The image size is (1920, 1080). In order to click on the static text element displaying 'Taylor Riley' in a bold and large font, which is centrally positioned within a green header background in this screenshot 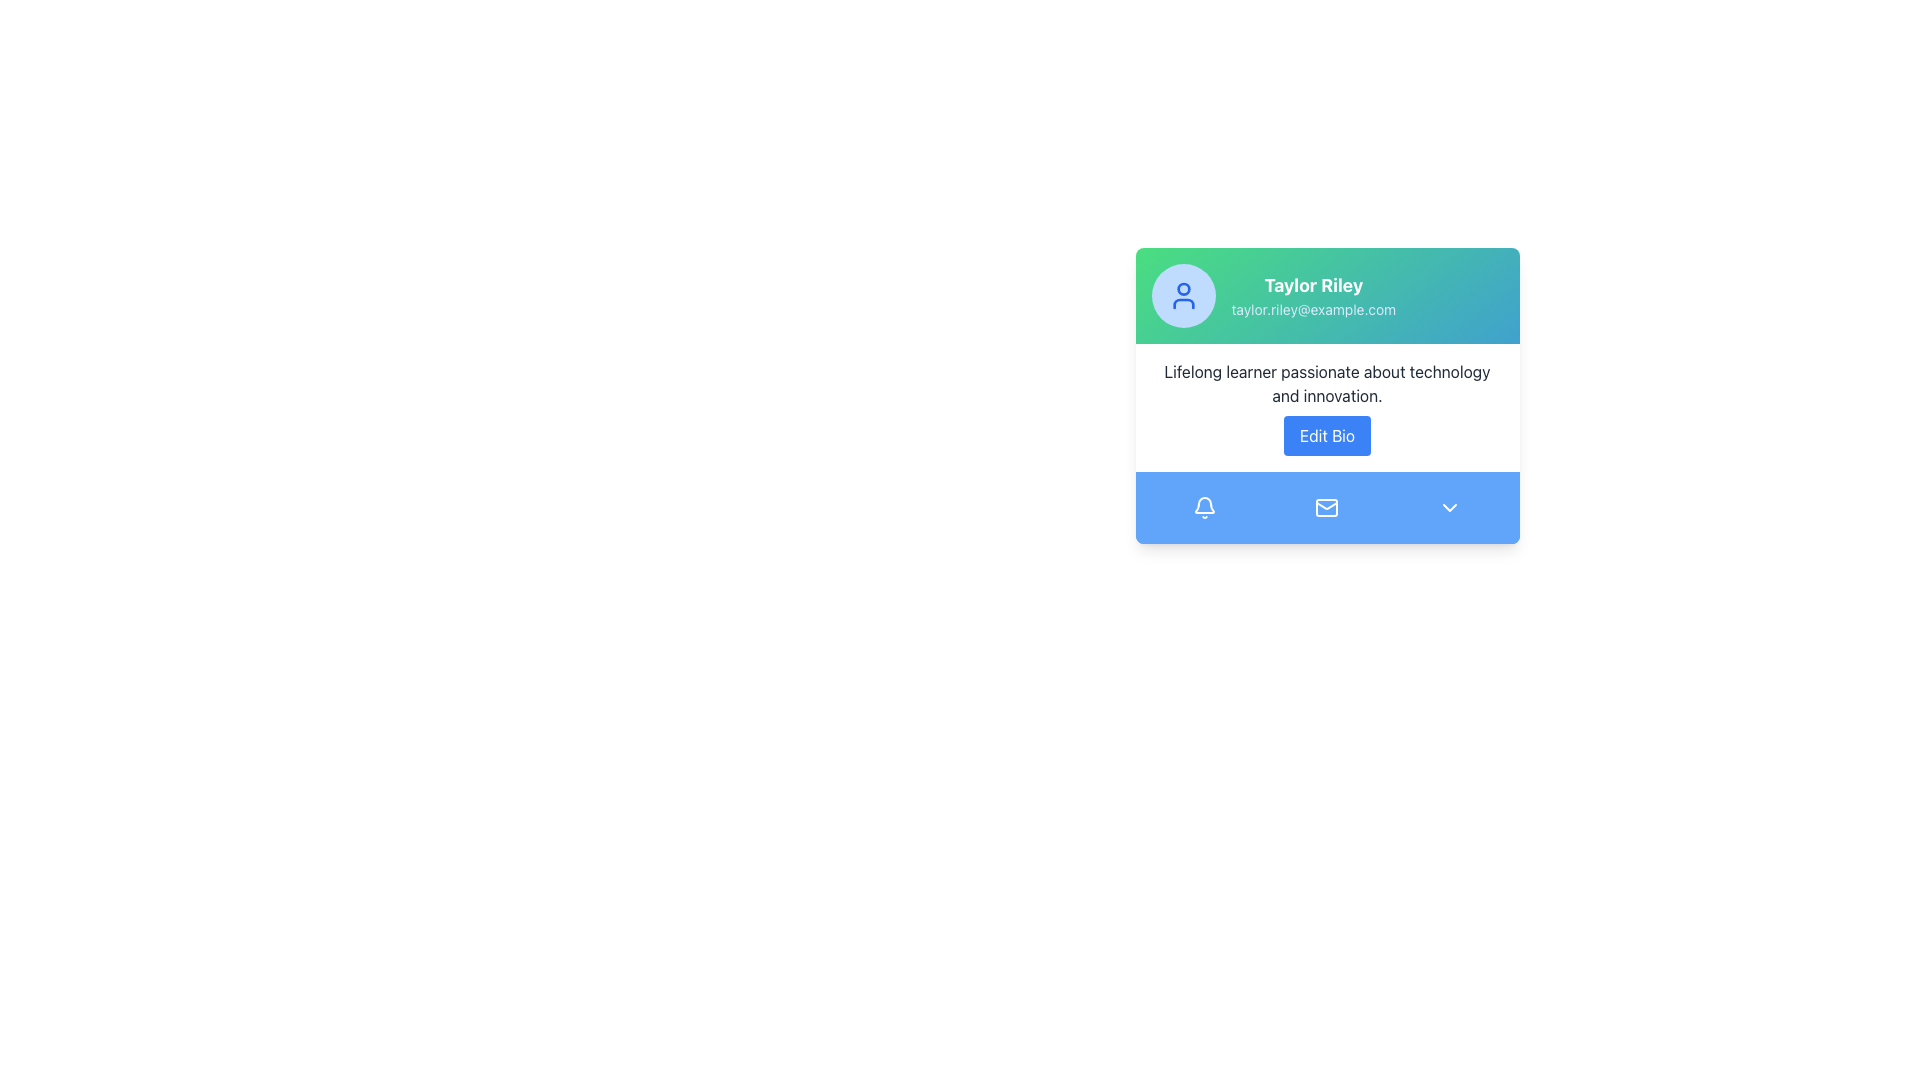, I will do `click(1313, 285)`.